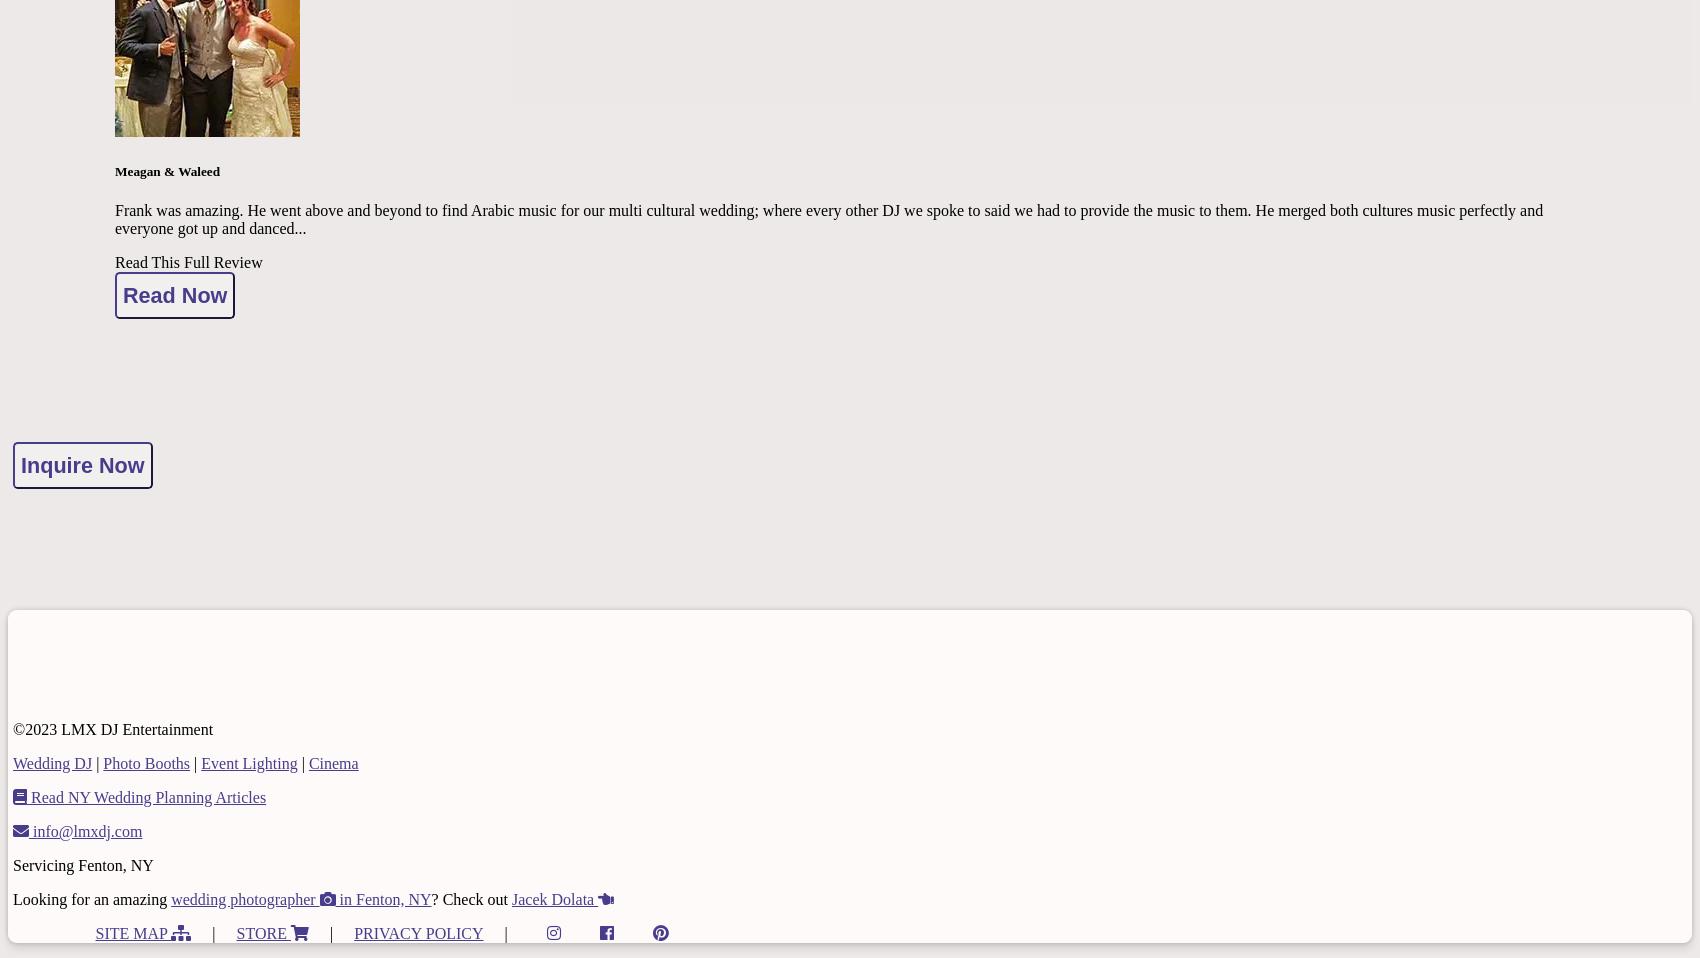 The image size is (1700, 958). I want to click on 'Event Lighting', so click(249, 762).